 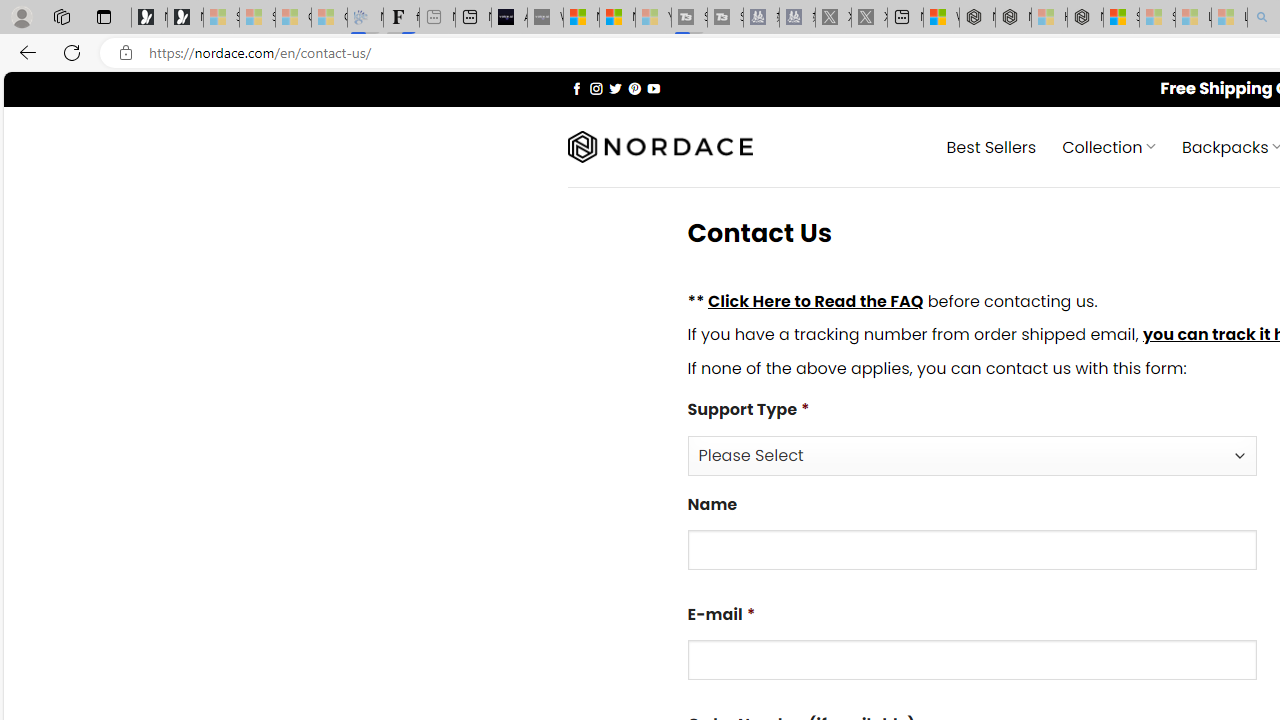 I want to click on 'Click Here to Read the FAQ', so click(x=815, y=300).